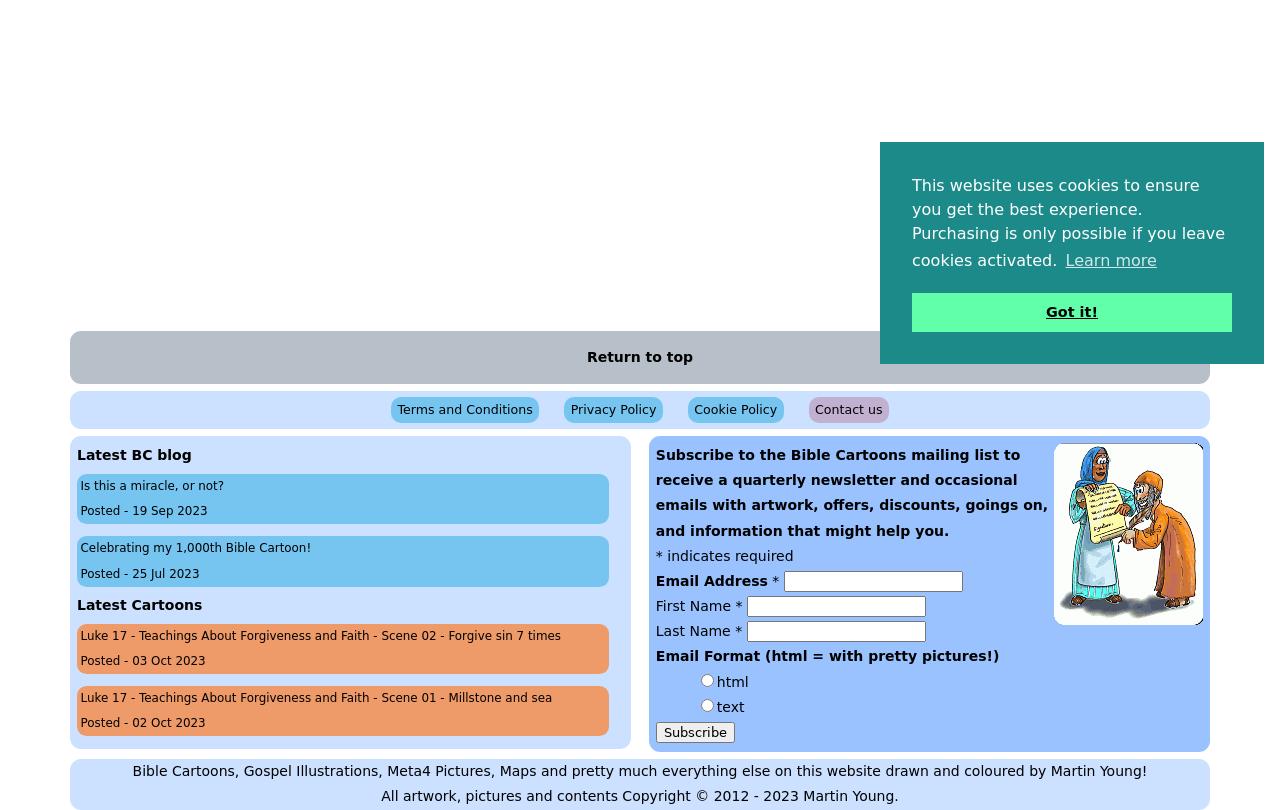 Image resolution: width=1280 pixels, height=810 pixels. Describe the element at coordinates (695, 605) in the screenshot. I see `'First Name'` at that location.